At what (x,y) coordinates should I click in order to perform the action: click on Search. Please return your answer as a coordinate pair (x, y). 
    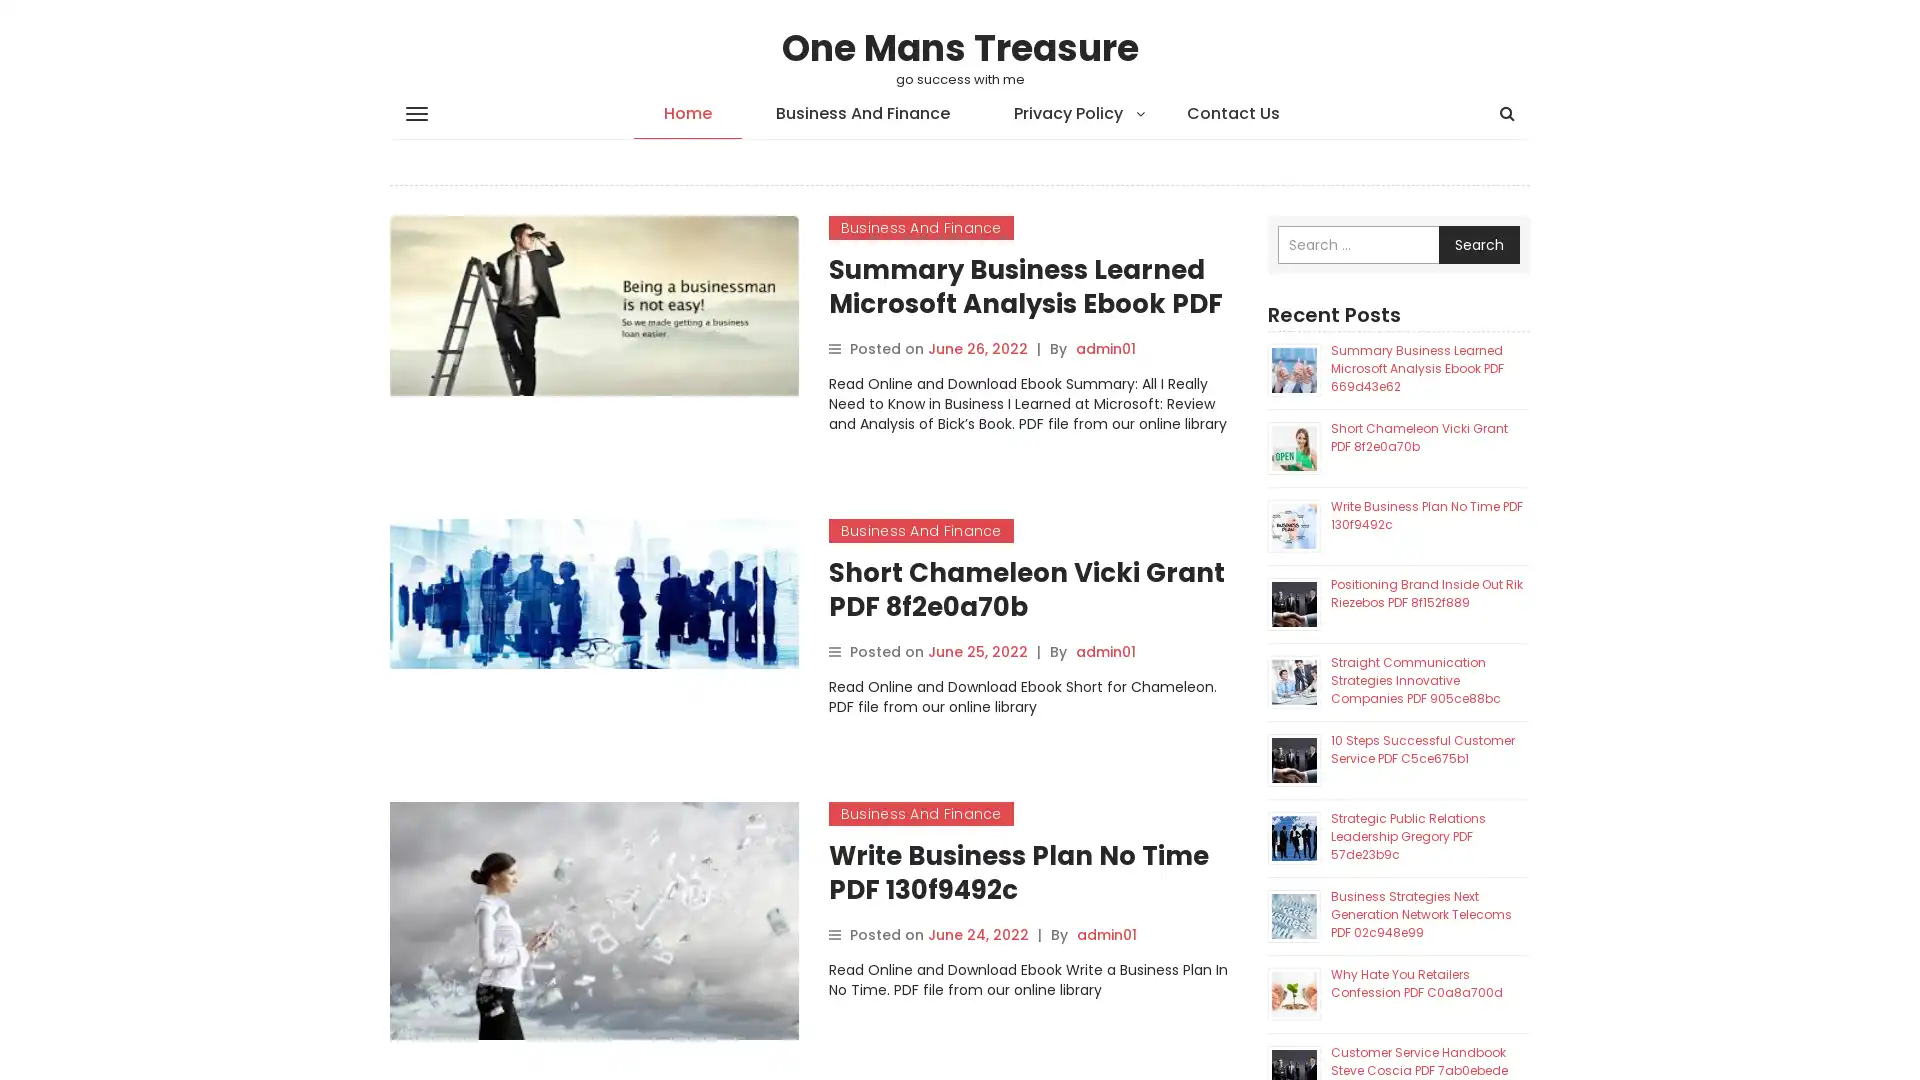
    Looking at the image, I should click on (1479, 244).